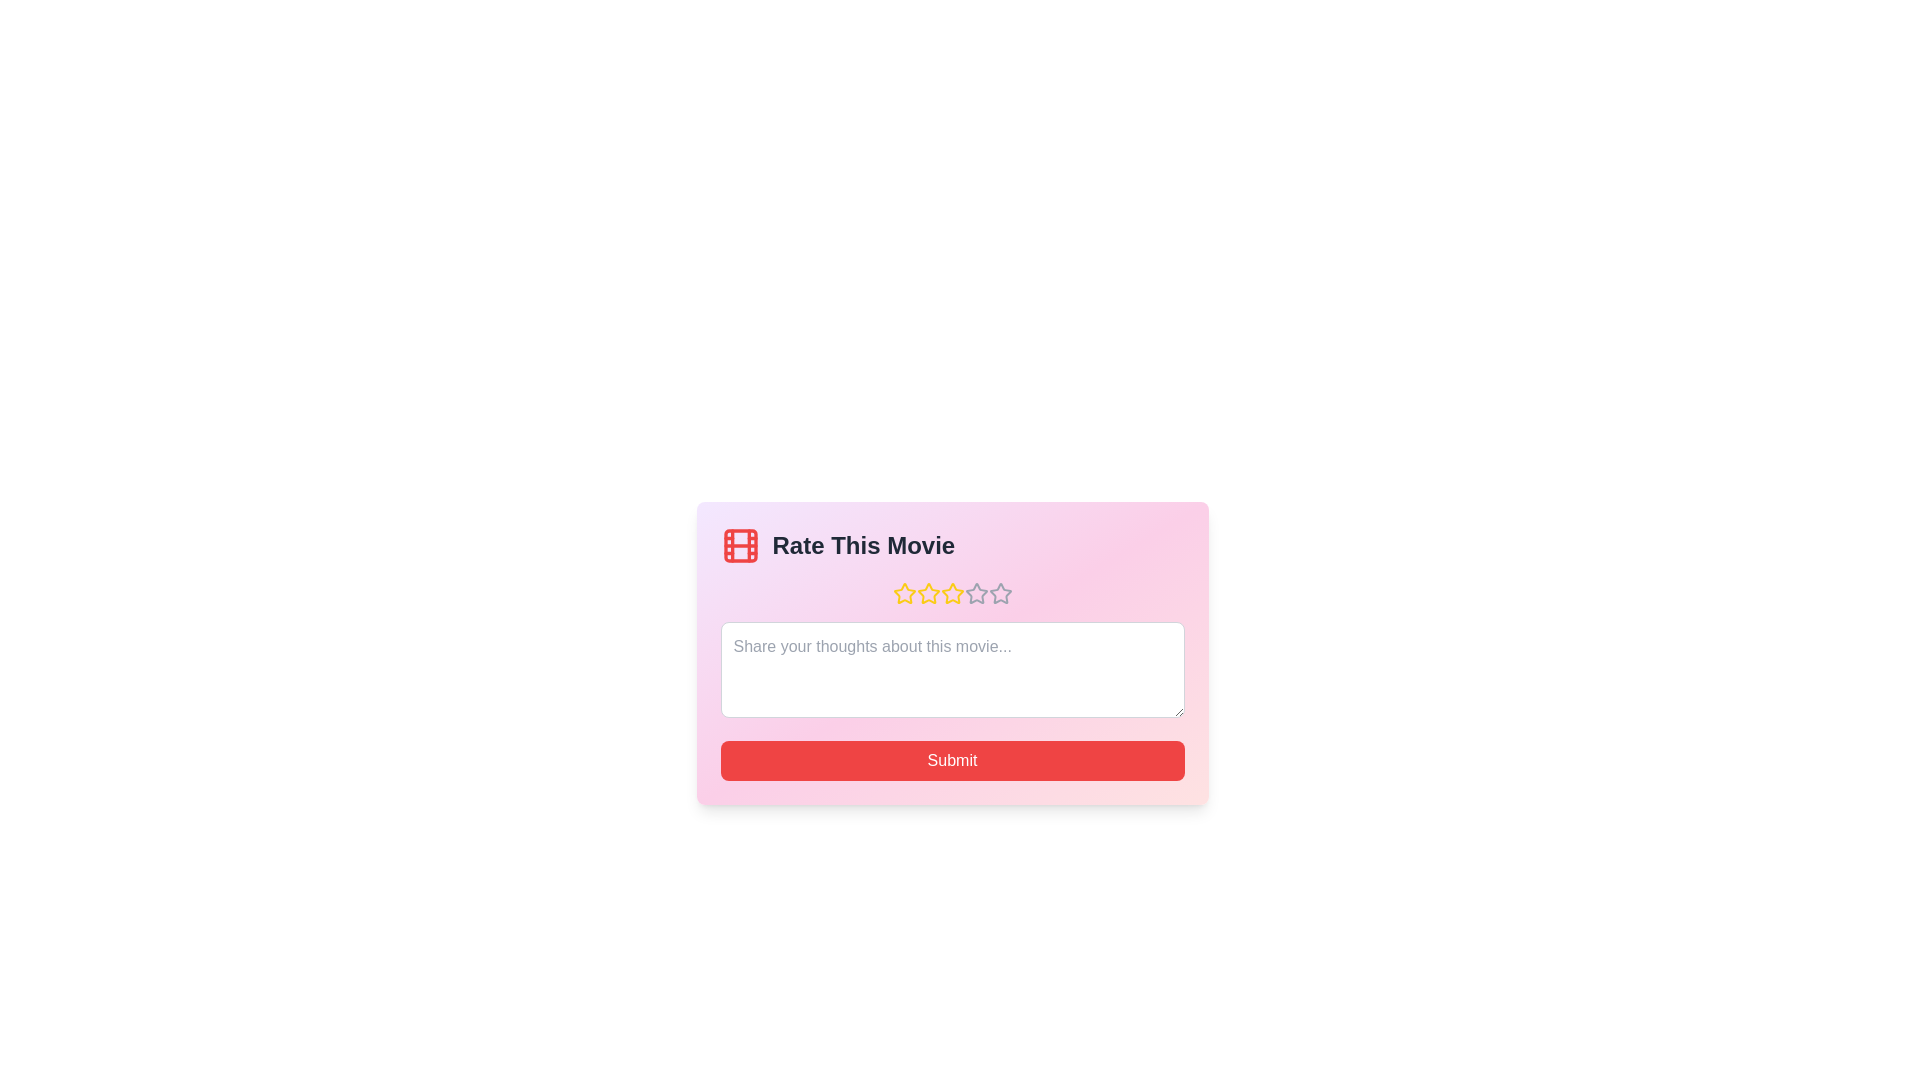 The height and width of the screenshot is (1080, 1920). Describe the element at coordinates (951, 760) in the screenshot. I see `the submit button to finalize the rating and feedback` at that location.